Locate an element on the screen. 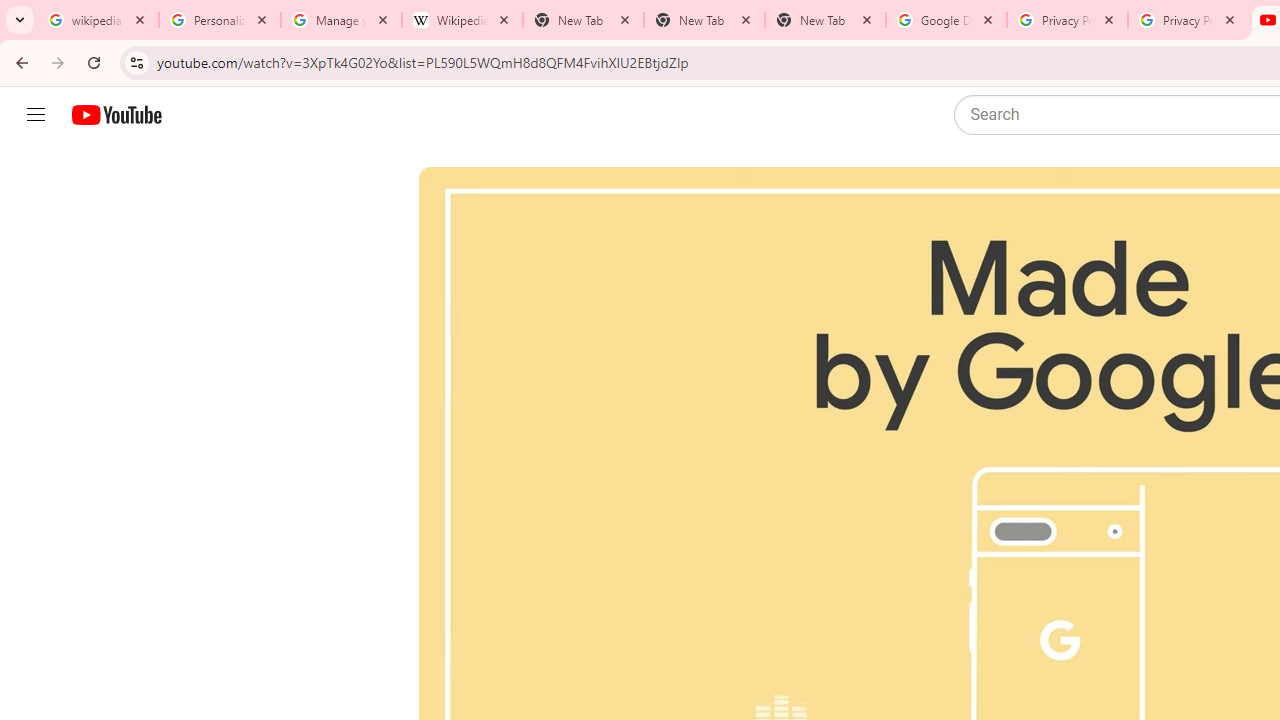 This screenshot has height=720, width=1280. 'Manage your Location History - Google Search Help' is located at coordinates (341, 20).